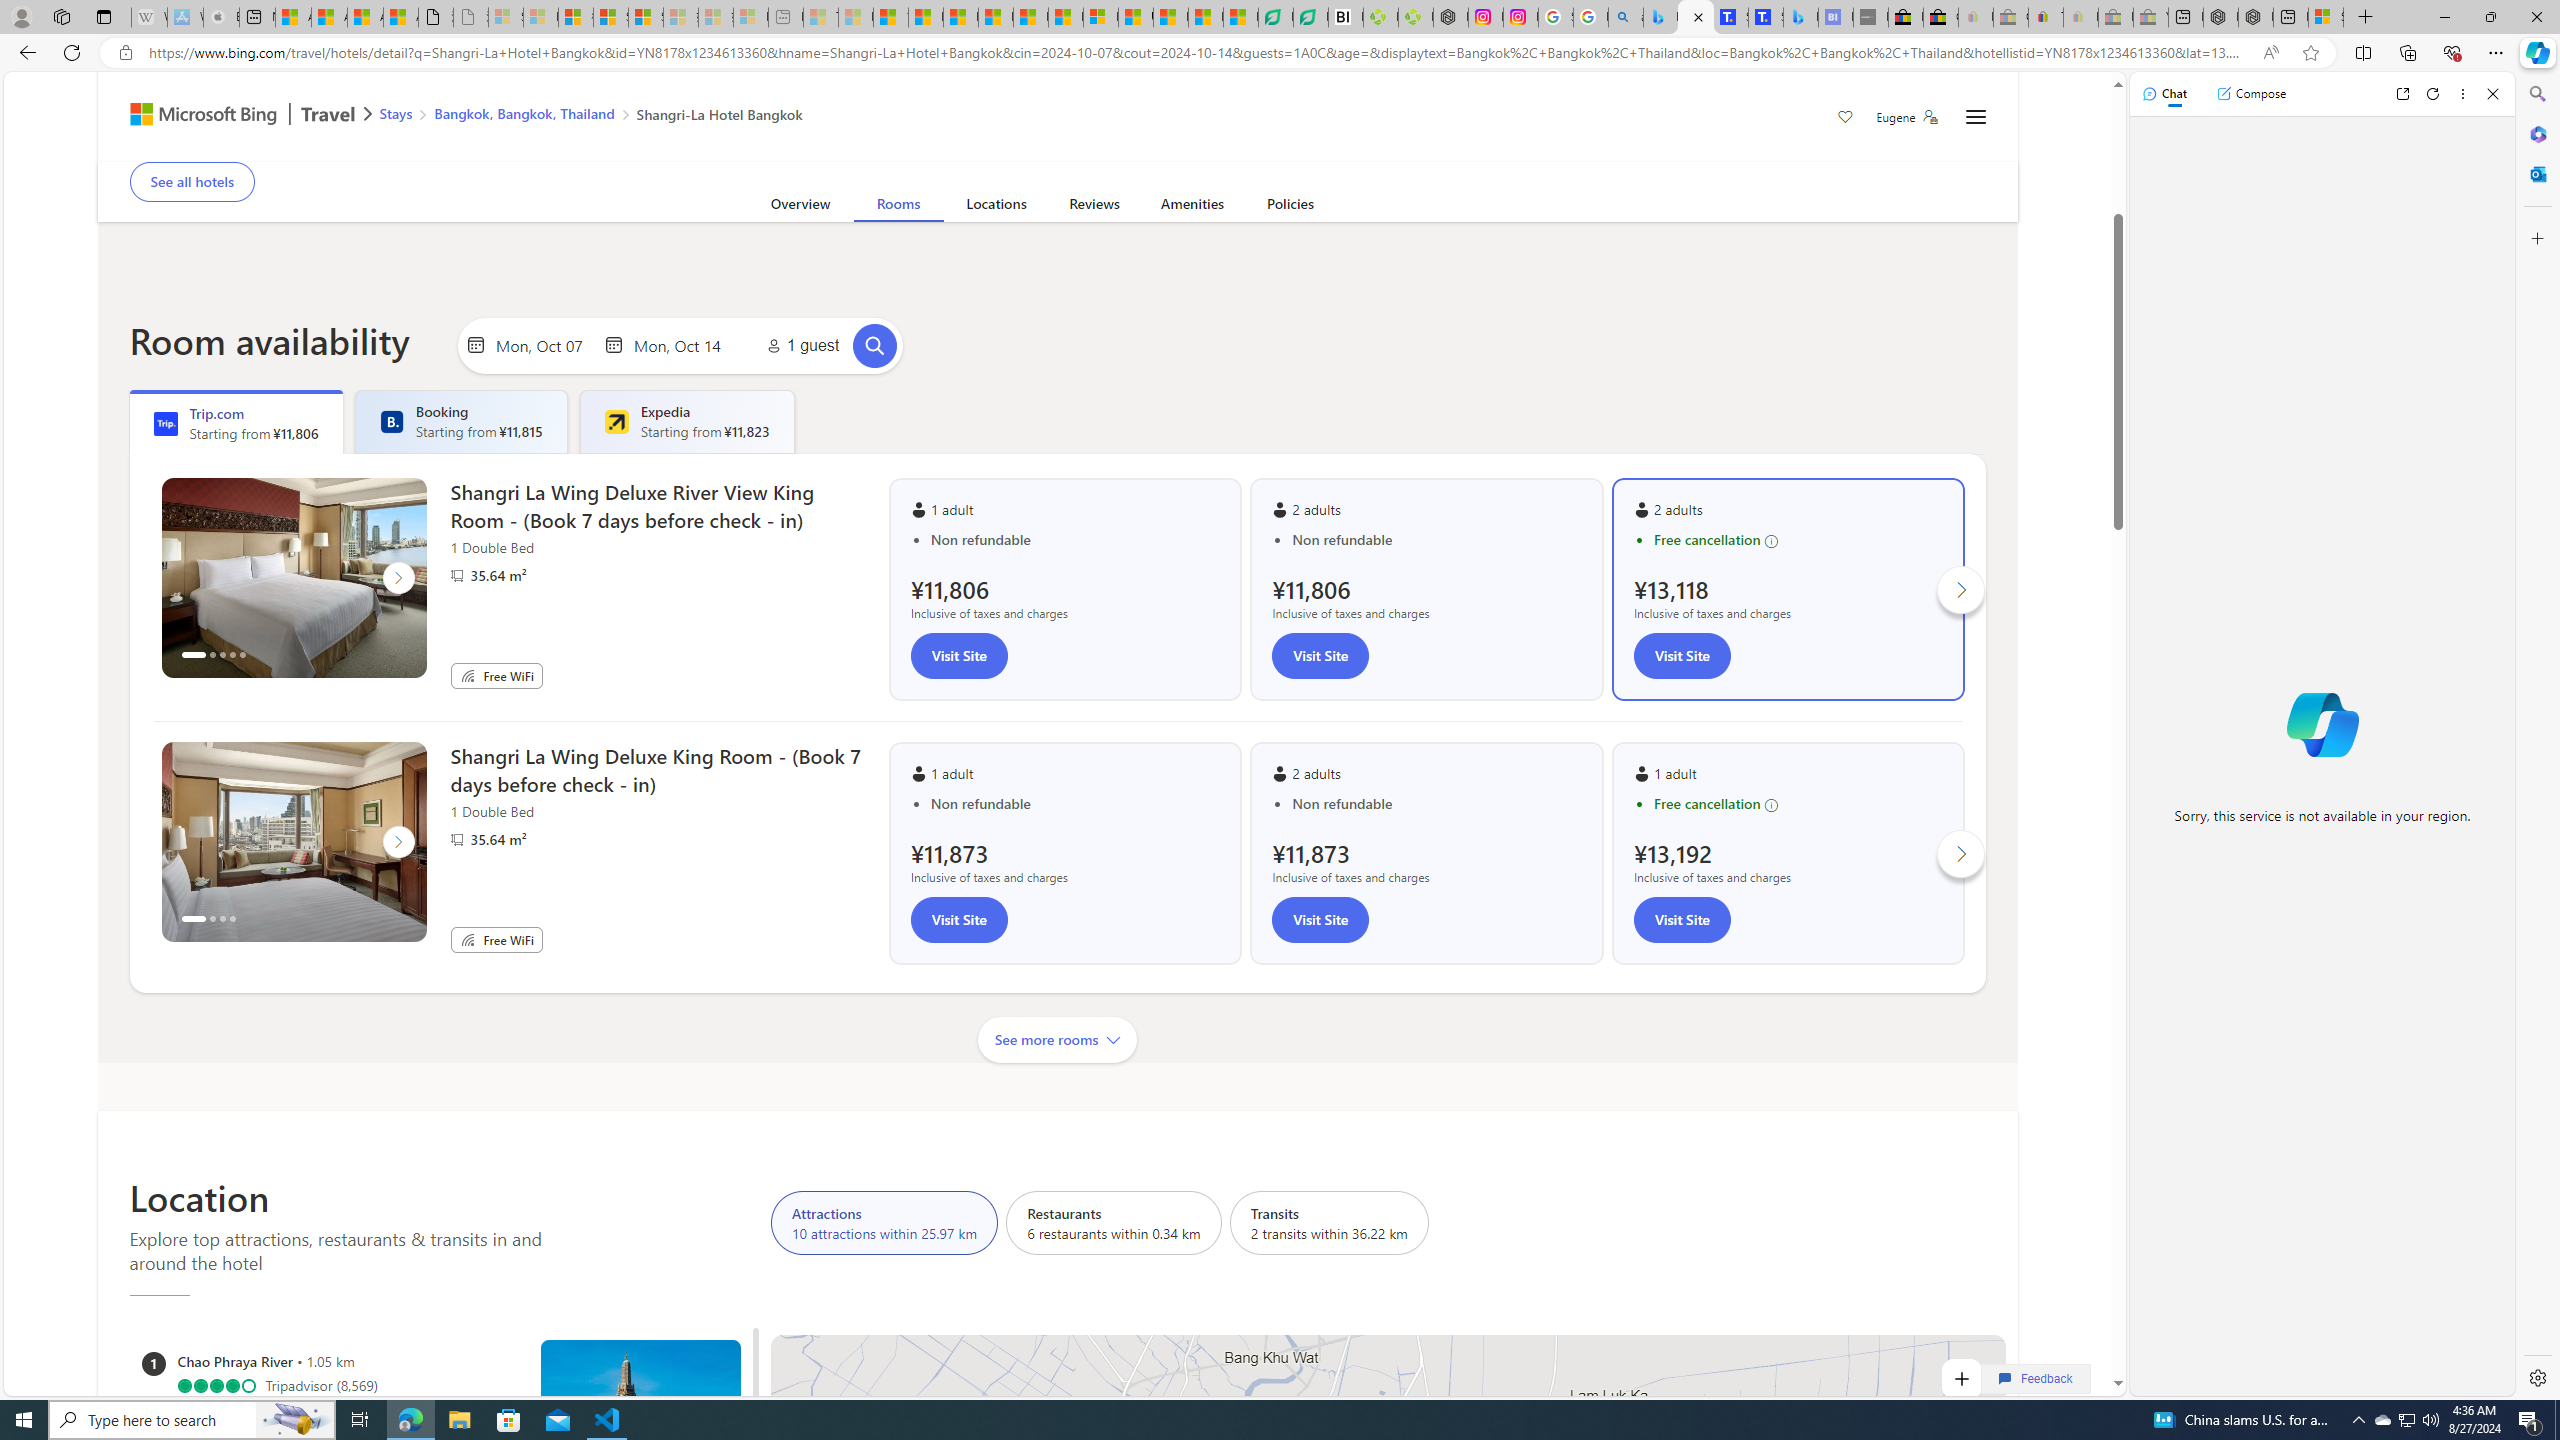 The width and height of the screenshot is (2560, 1440). I want to click on 'AutomationID: bread-crumb-root', so click(578, 116).